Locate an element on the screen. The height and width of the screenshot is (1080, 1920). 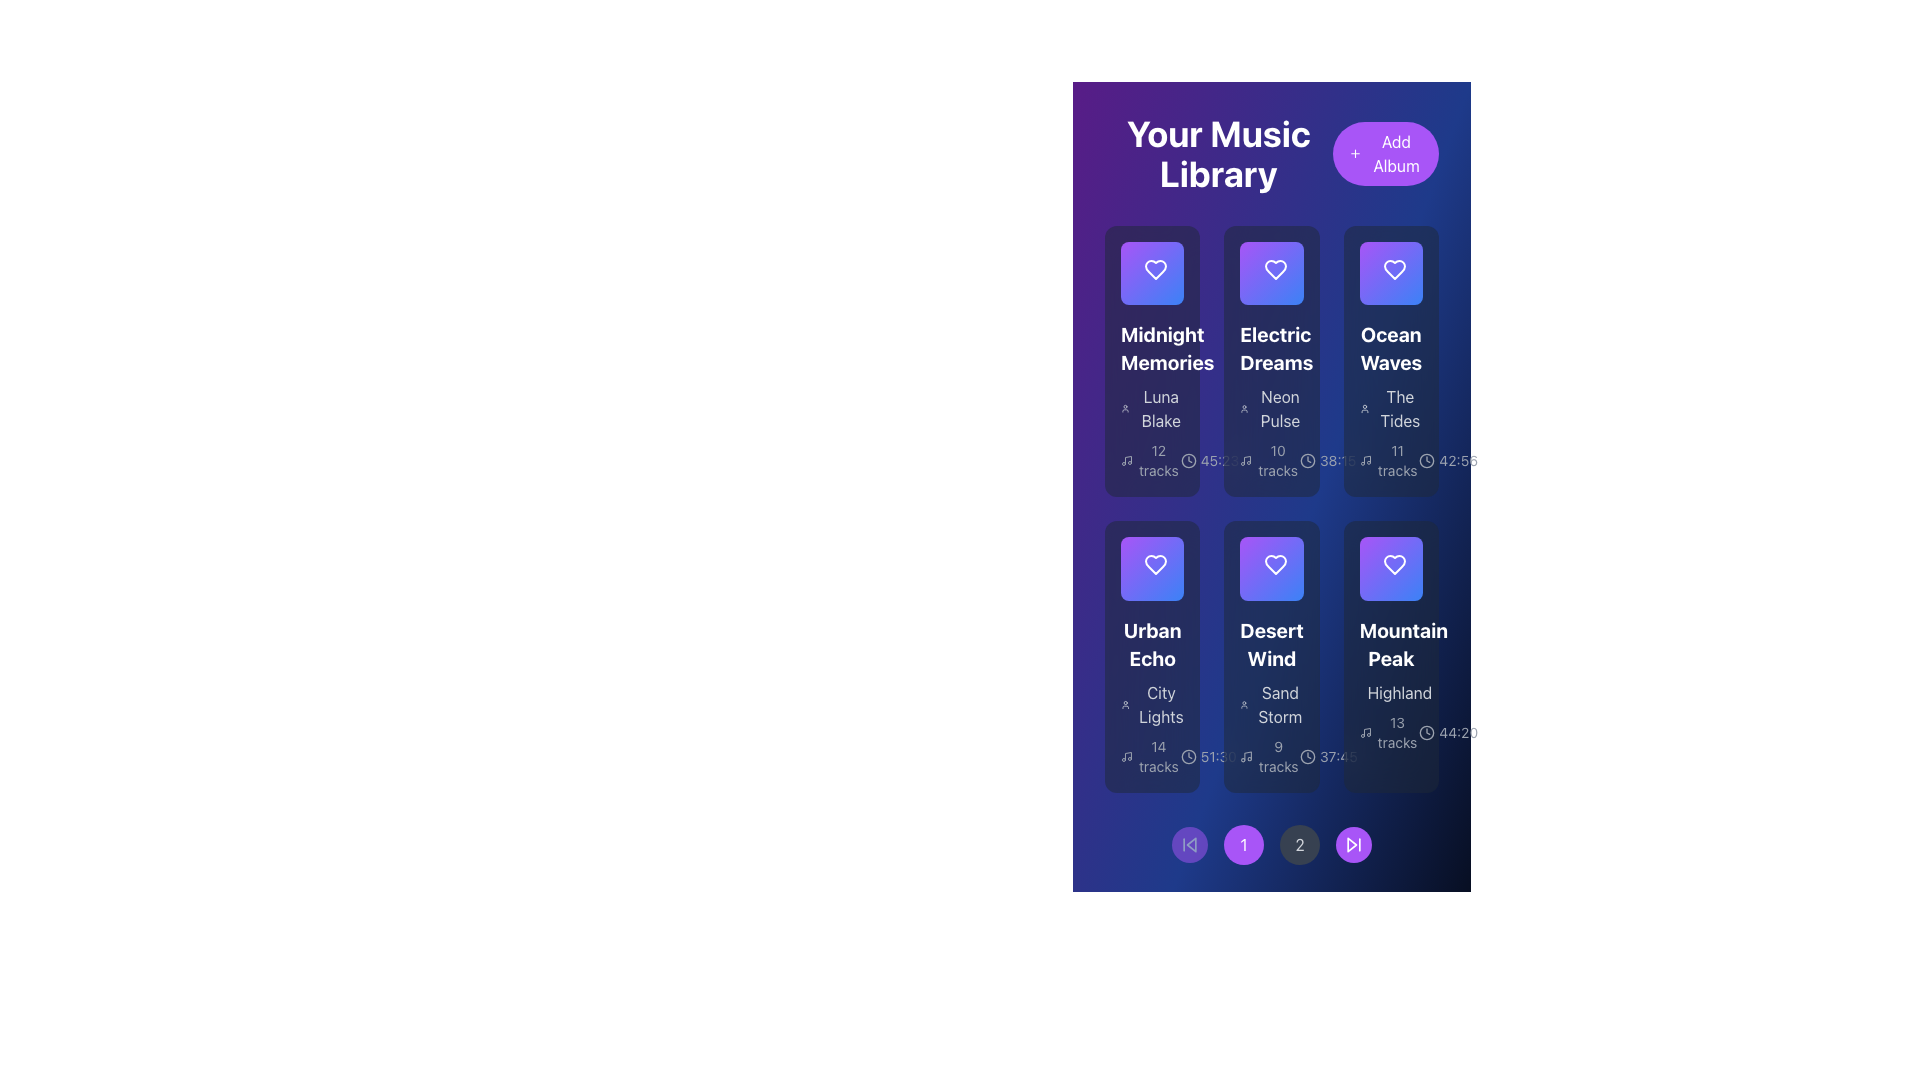
the text element displaying the time duration '51:30', which is in bold white font below the title 'Desert Wind' and beside a clock icon is located at coordinates (1217, 756).